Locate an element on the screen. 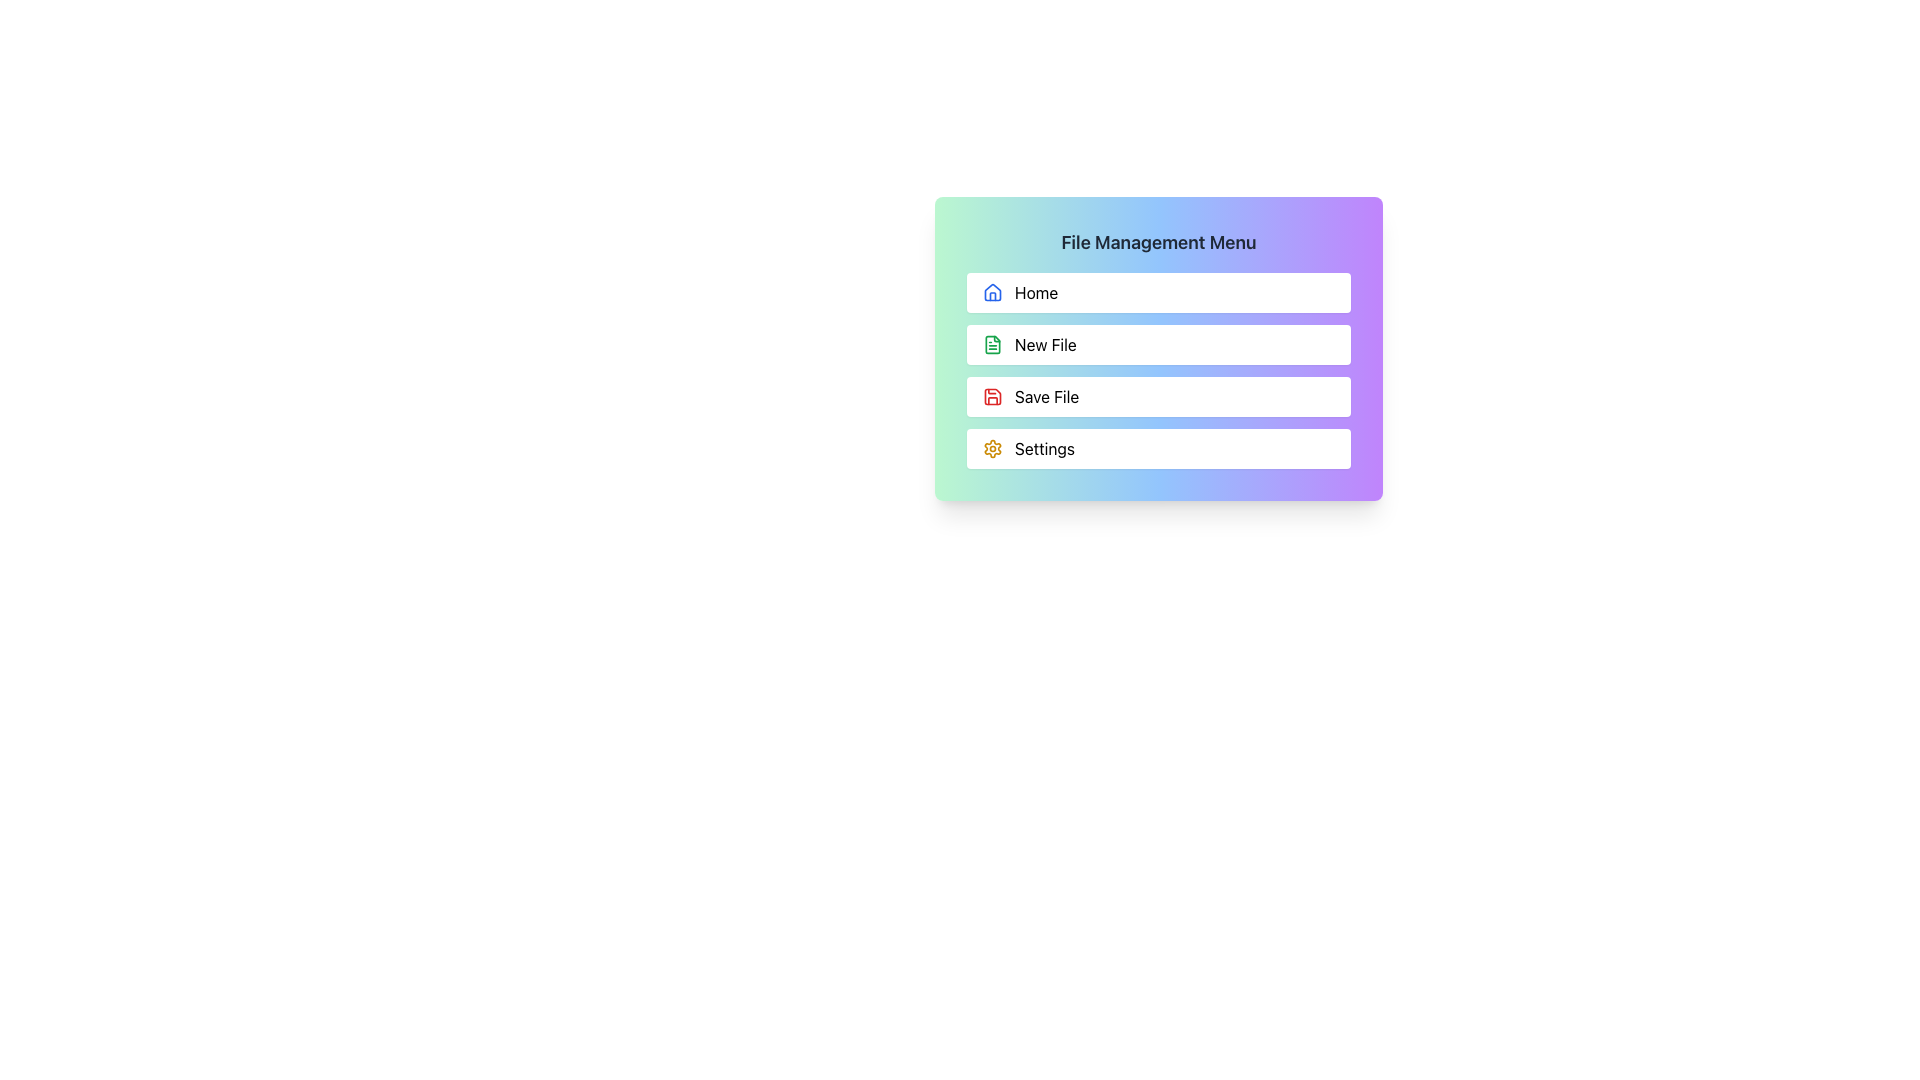 The width and height of the screenshot is (1920, 1080). the 'Save' text label, which is the third item in the vertical menu list is located at coordinates (1046, 397).